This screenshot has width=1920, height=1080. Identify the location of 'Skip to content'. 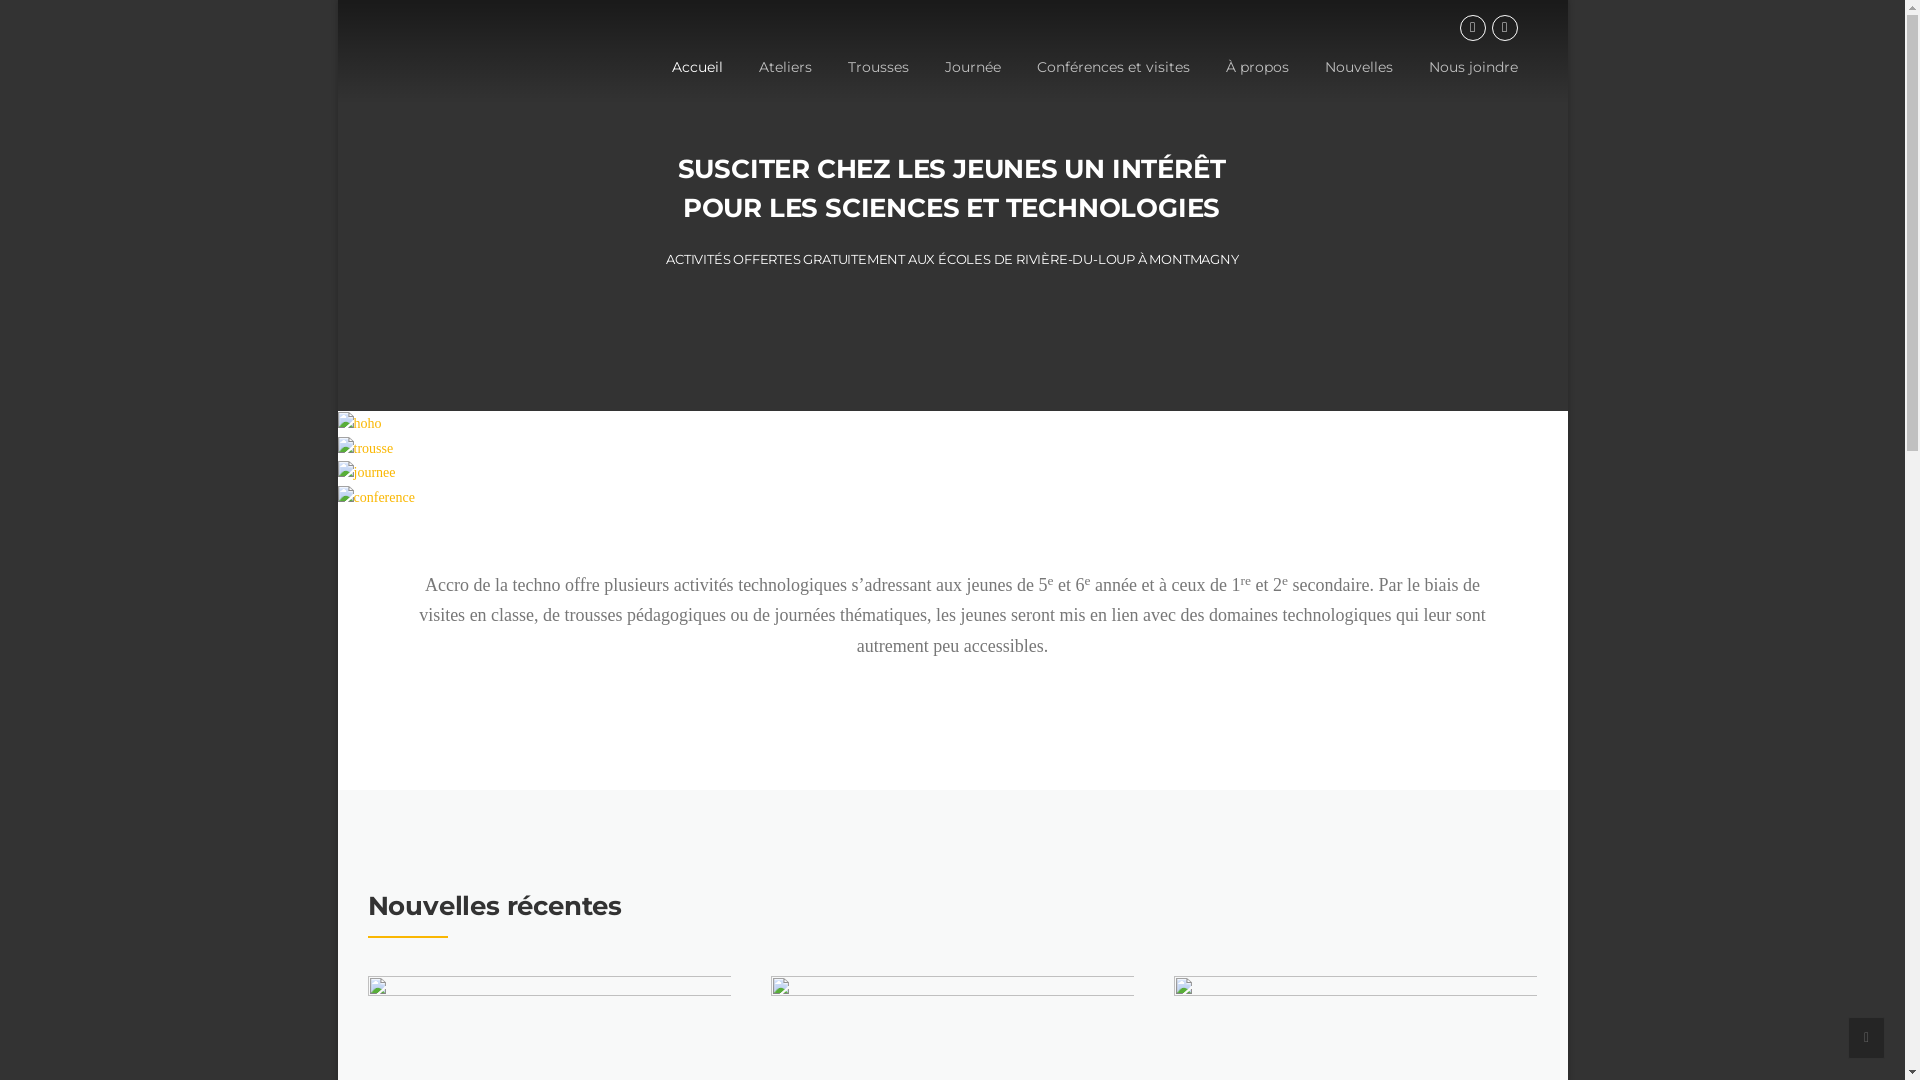
(337, 0).